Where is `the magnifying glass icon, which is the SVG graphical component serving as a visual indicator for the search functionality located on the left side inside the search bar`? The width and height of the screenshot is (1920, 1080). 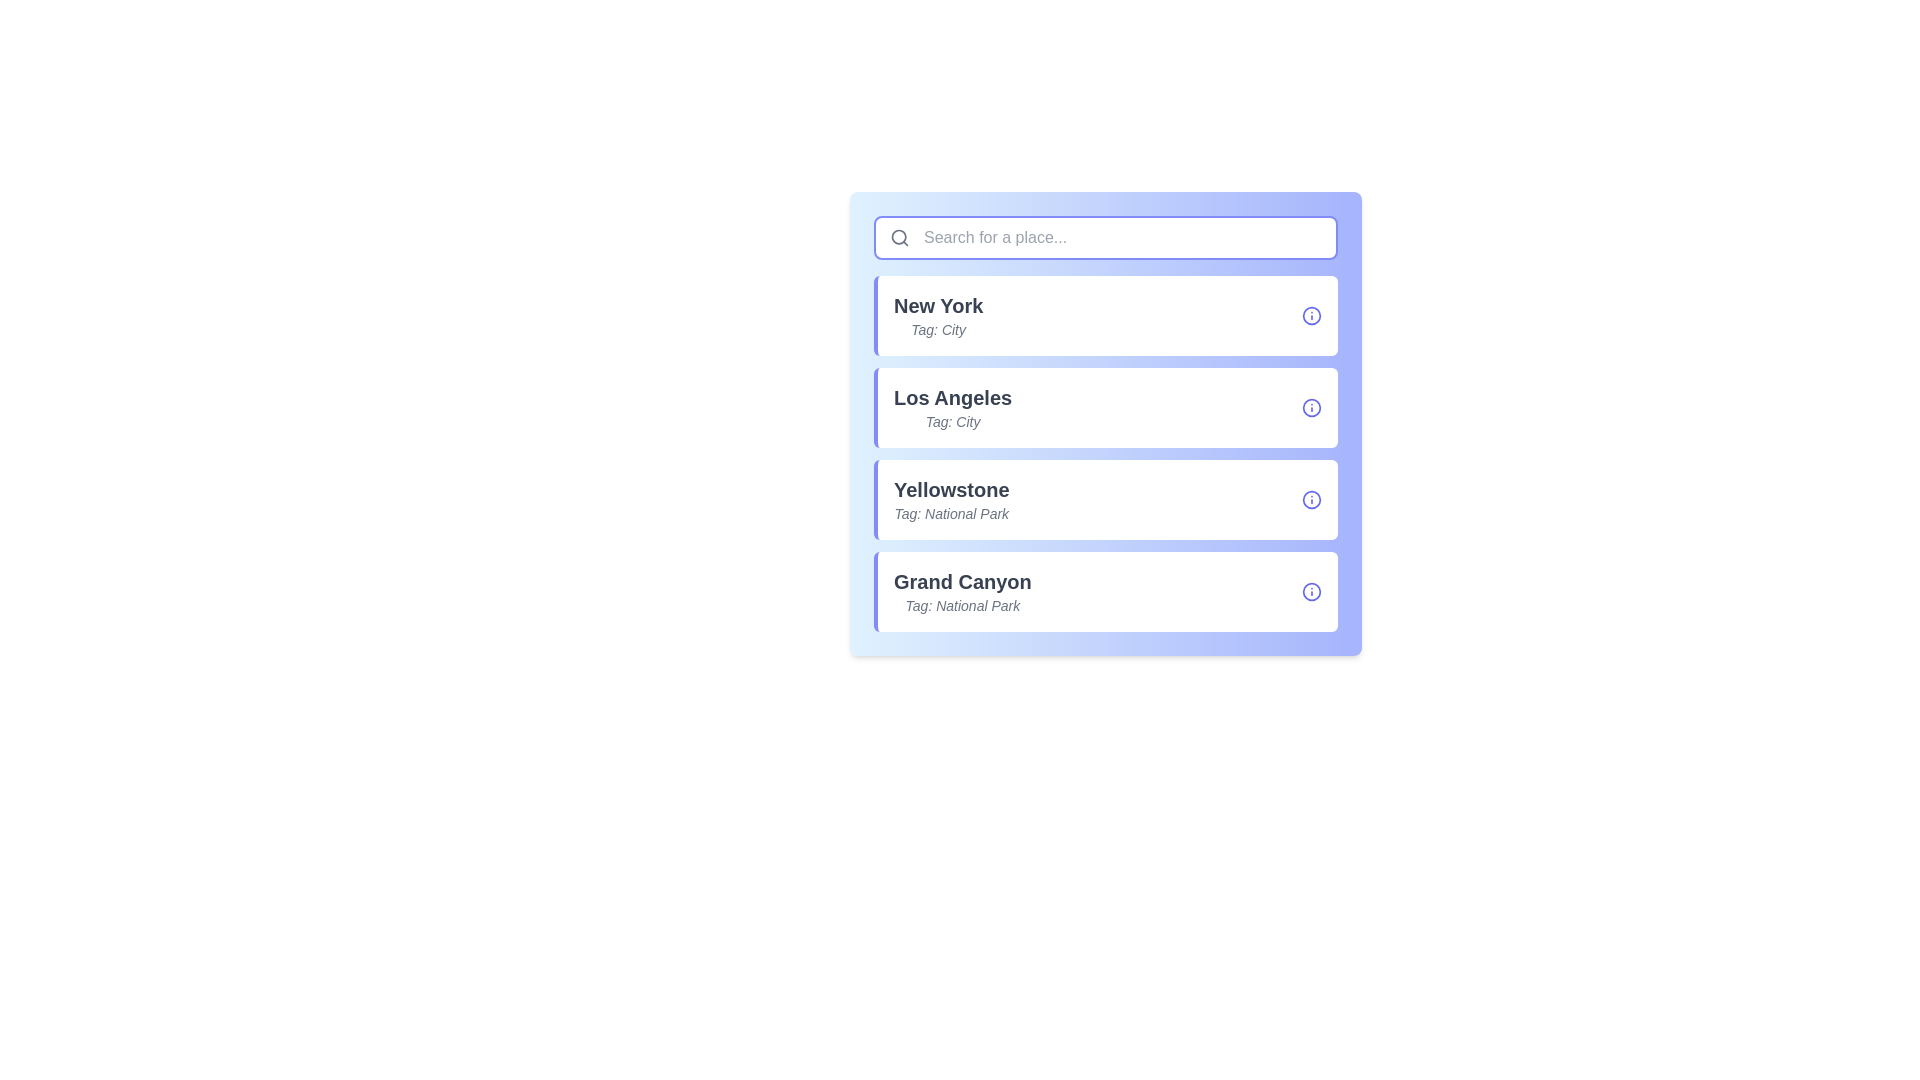
the magnifying glass icon, which is the SVG graphical component serving as a visual indicator for the search functionality located on the left side inside the search bar is located at coordinates (899, 237).